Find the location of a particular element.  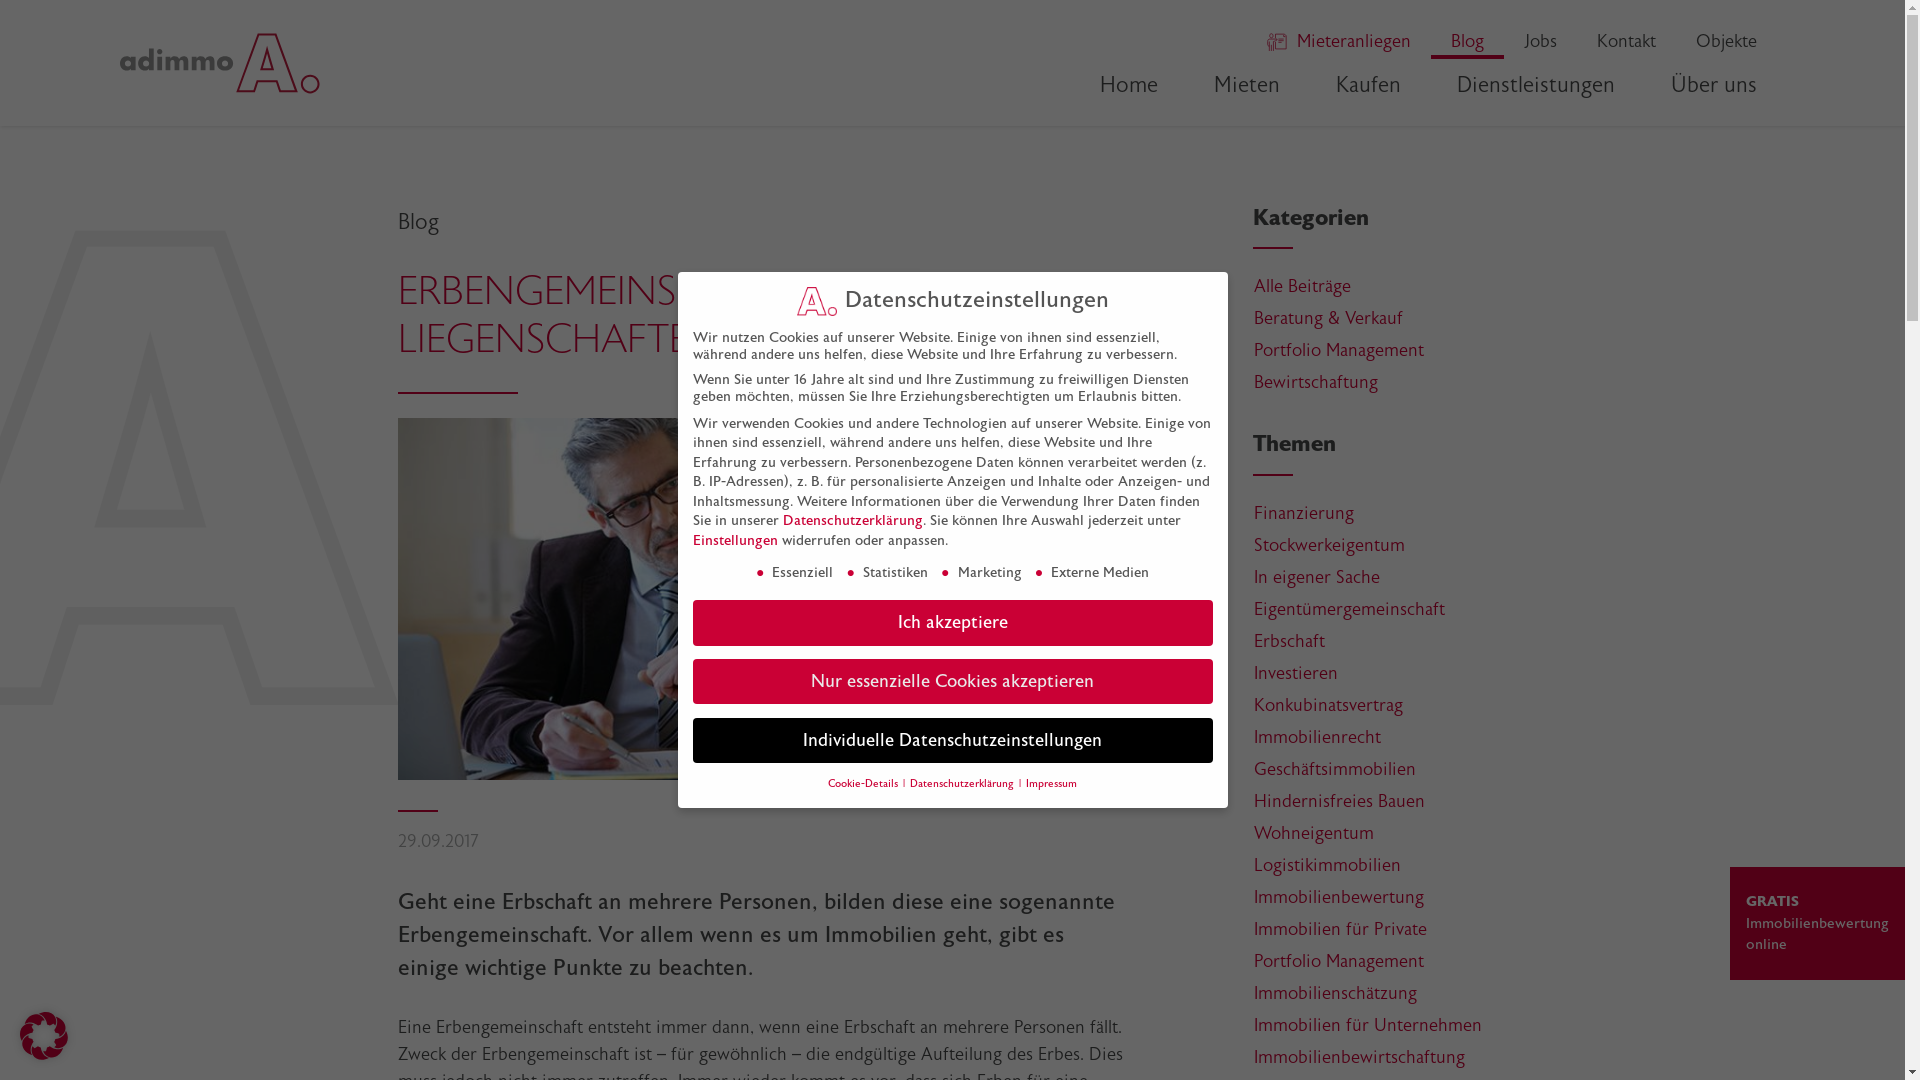

'Blog' is located at coordinates (1467, 41).